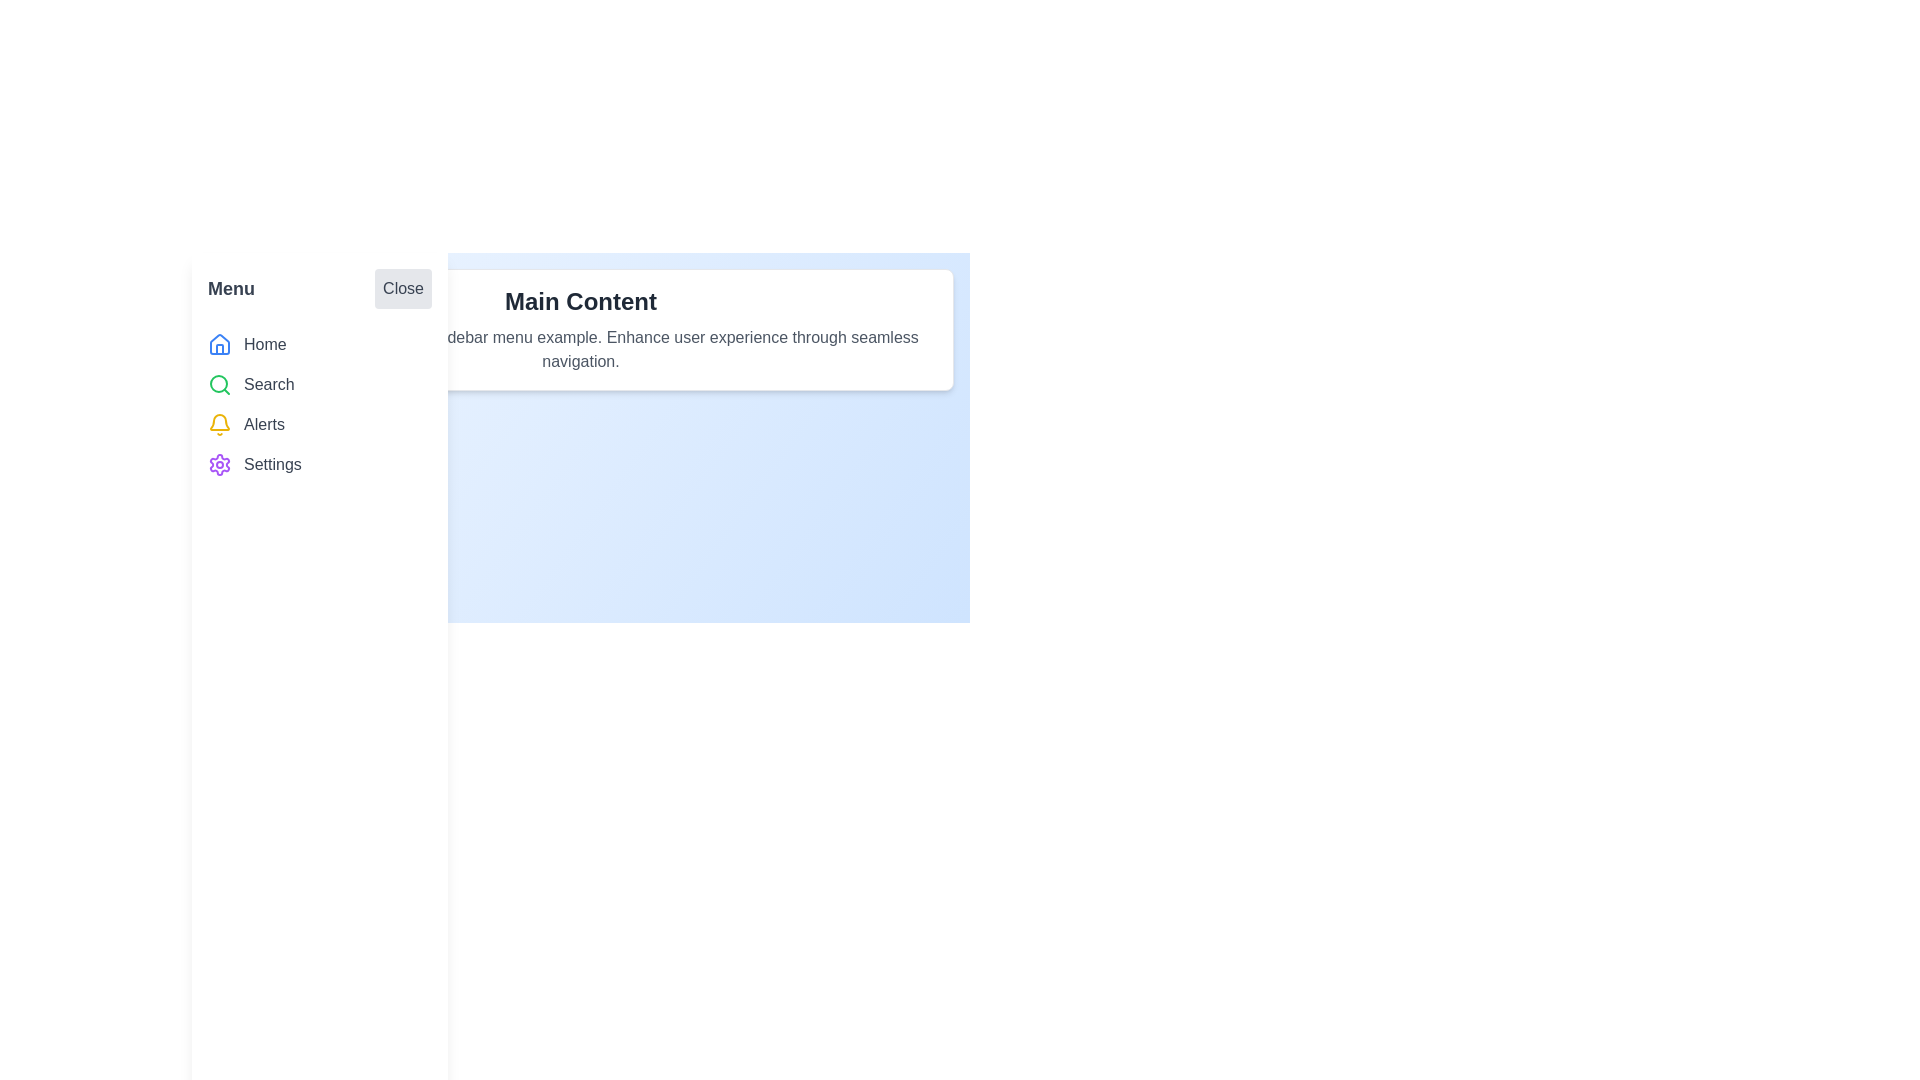  I want to click on the bold text header that reads 'Main Content', which is styled with a 2xl text size and dark gray color, located in a white box with rounded corners, so click(579, 301).